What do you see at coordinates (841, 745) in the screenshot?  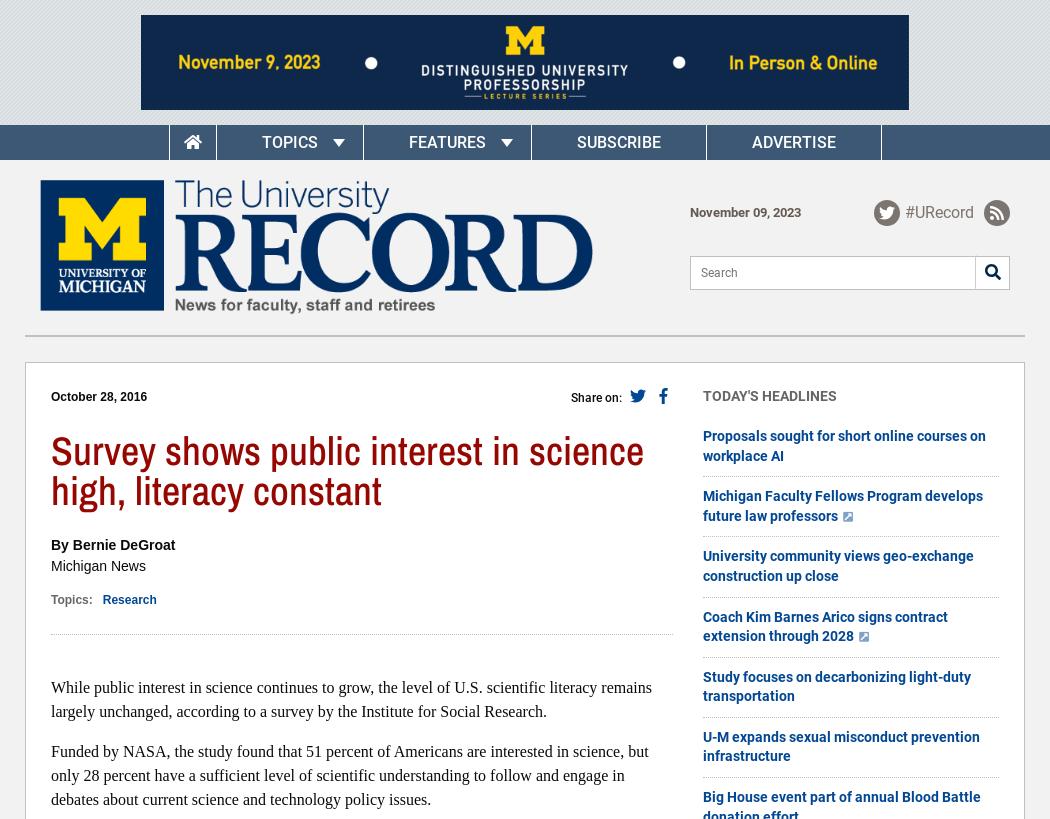 I see `'U-M expands sexual misconduct prevention infrastructure'` at bounding box center [841, 745].